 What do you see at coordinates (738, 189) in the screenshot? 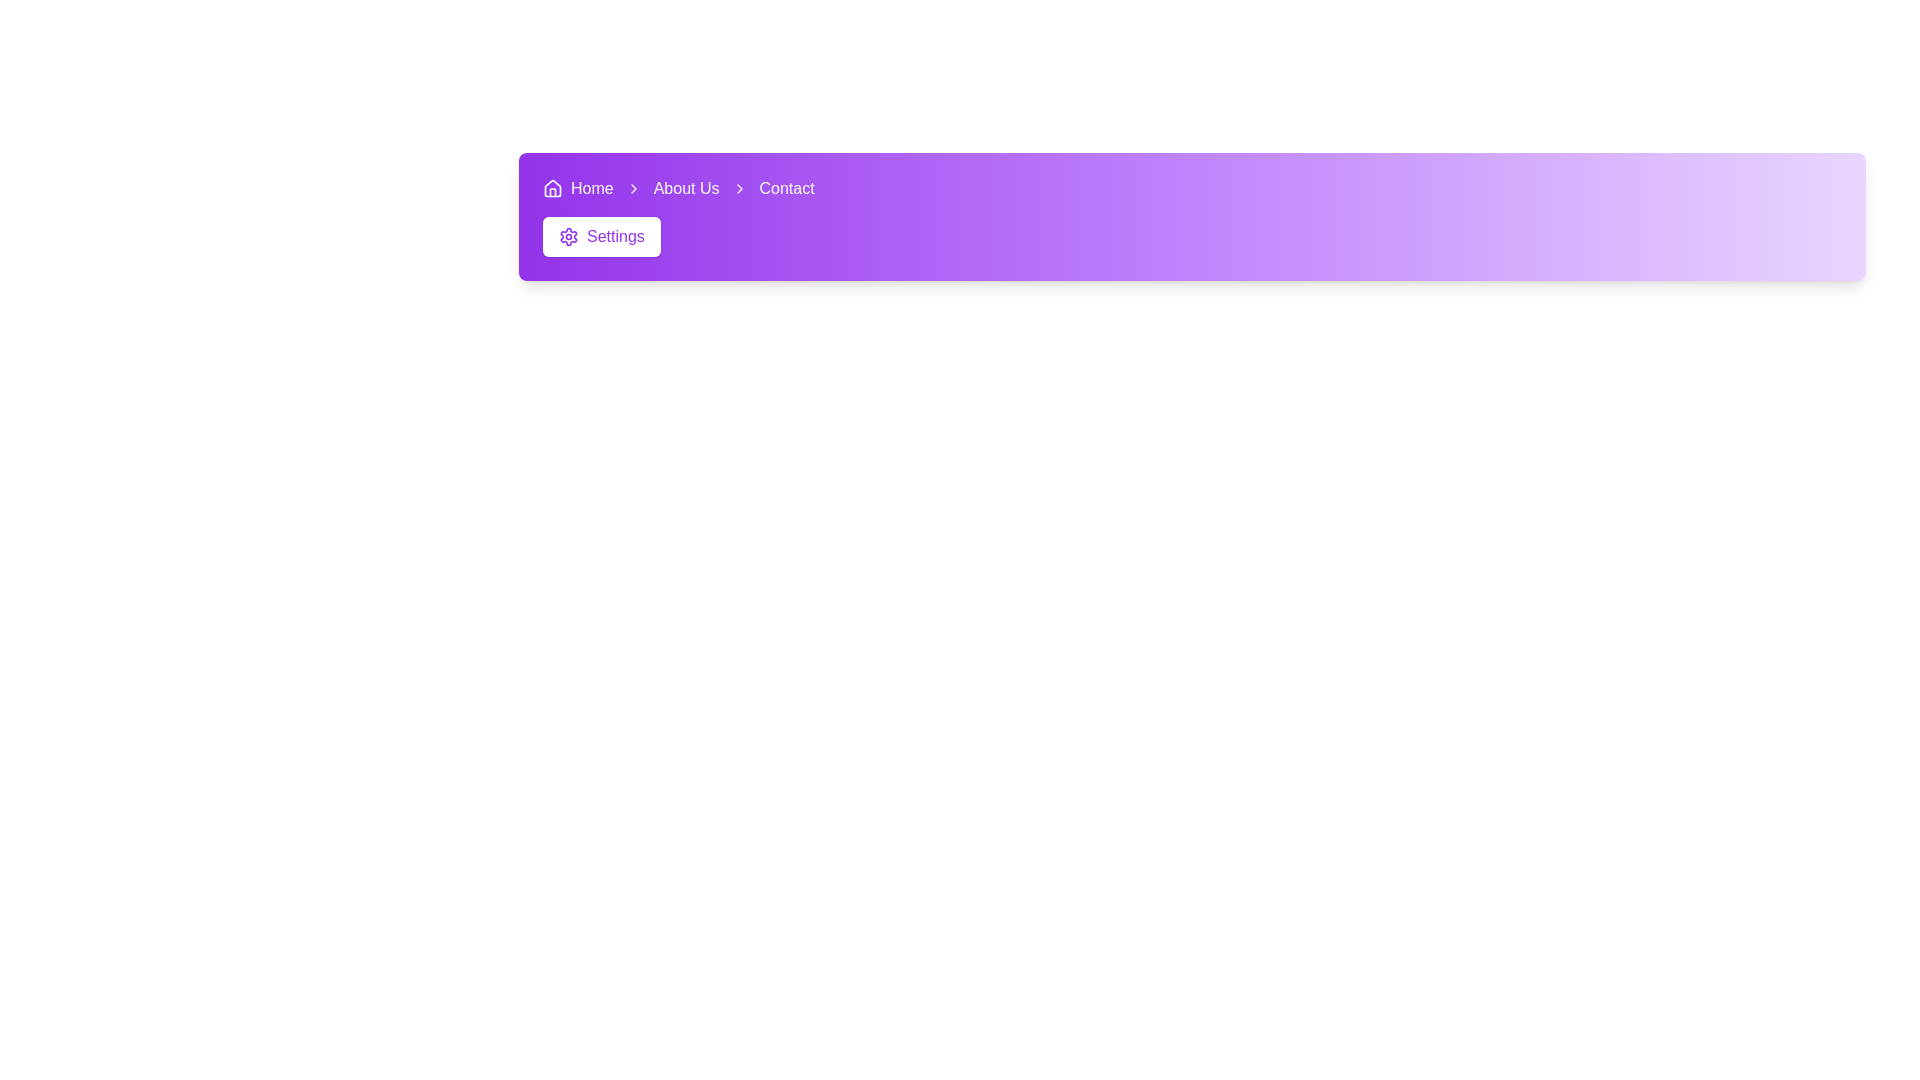
I see `the rightward-facing chevron icon situated between the 'About Us' and 'Contact' text links in the breadcrumb navigation bar` at bounding box center [738, 189].